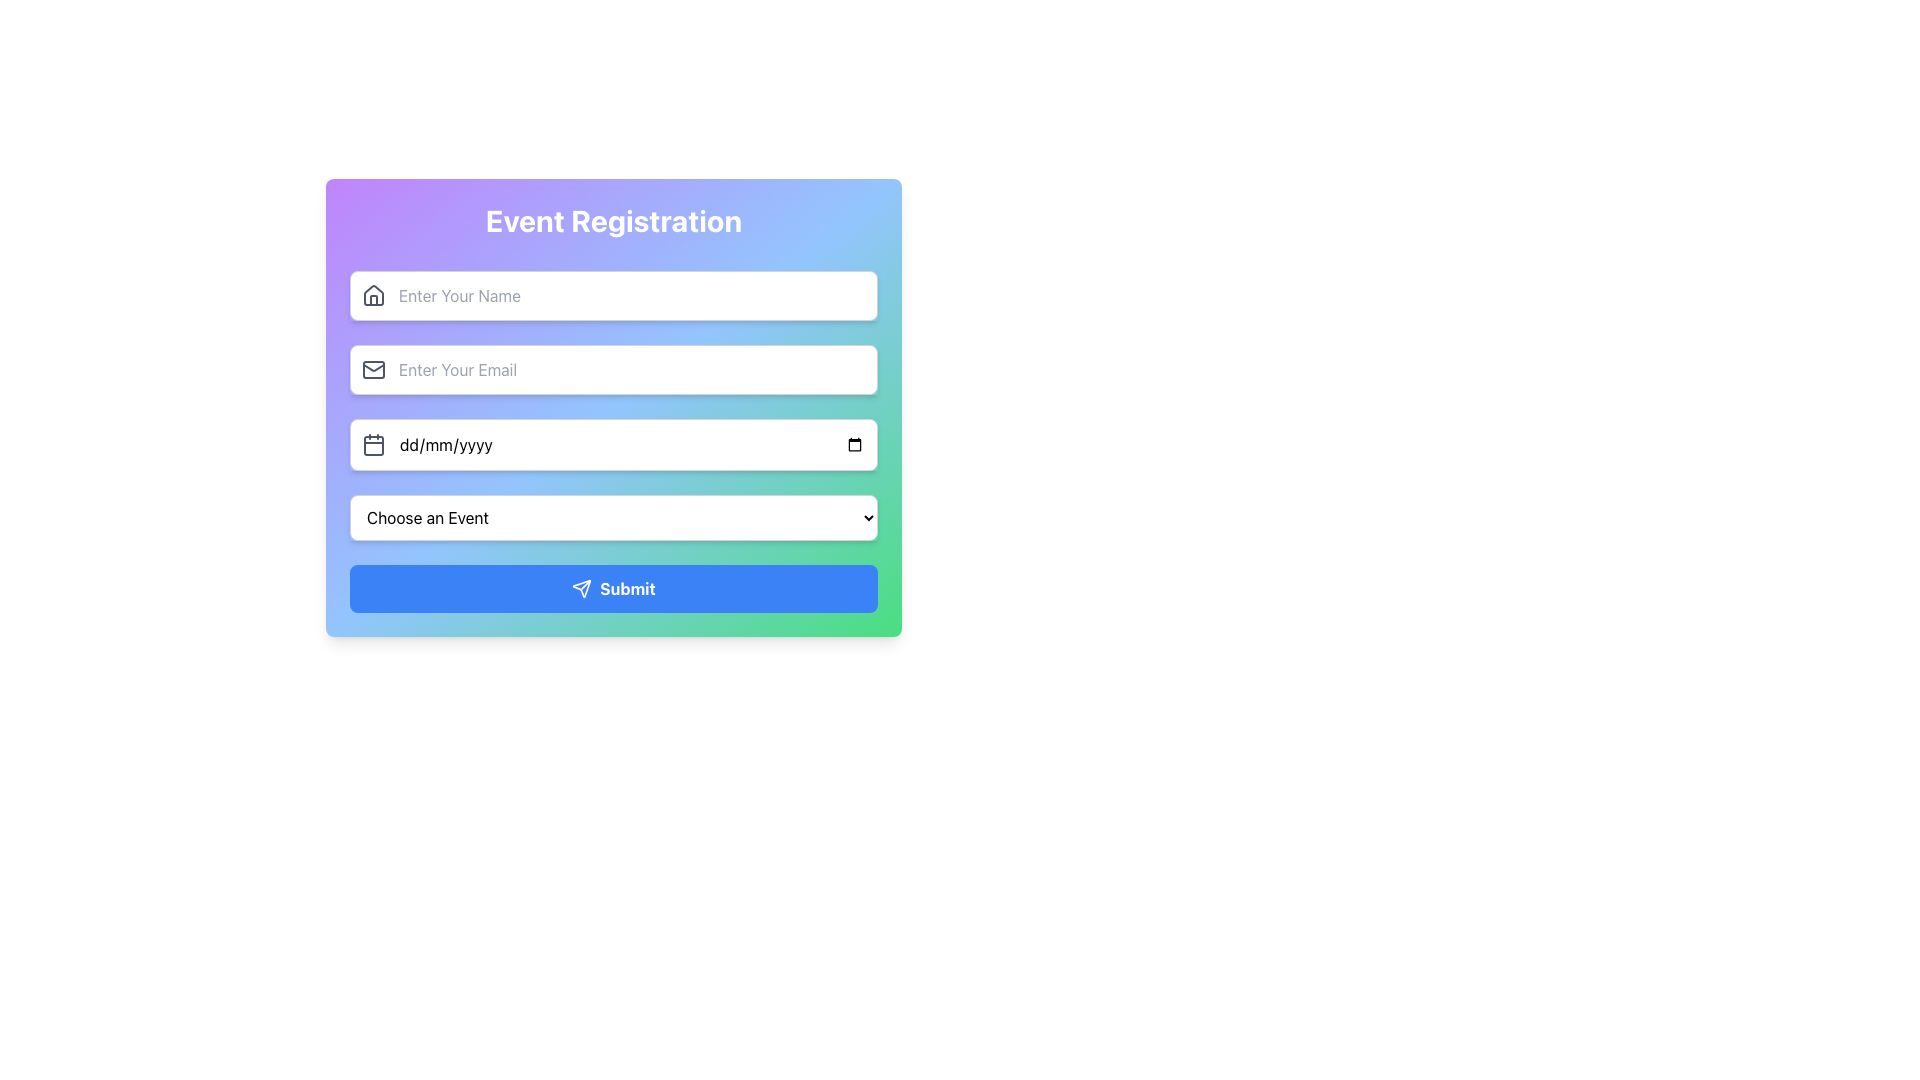 This screenshot has width=1920, height=1080. I want to click on the Dropdown menu, so click(613, 516).